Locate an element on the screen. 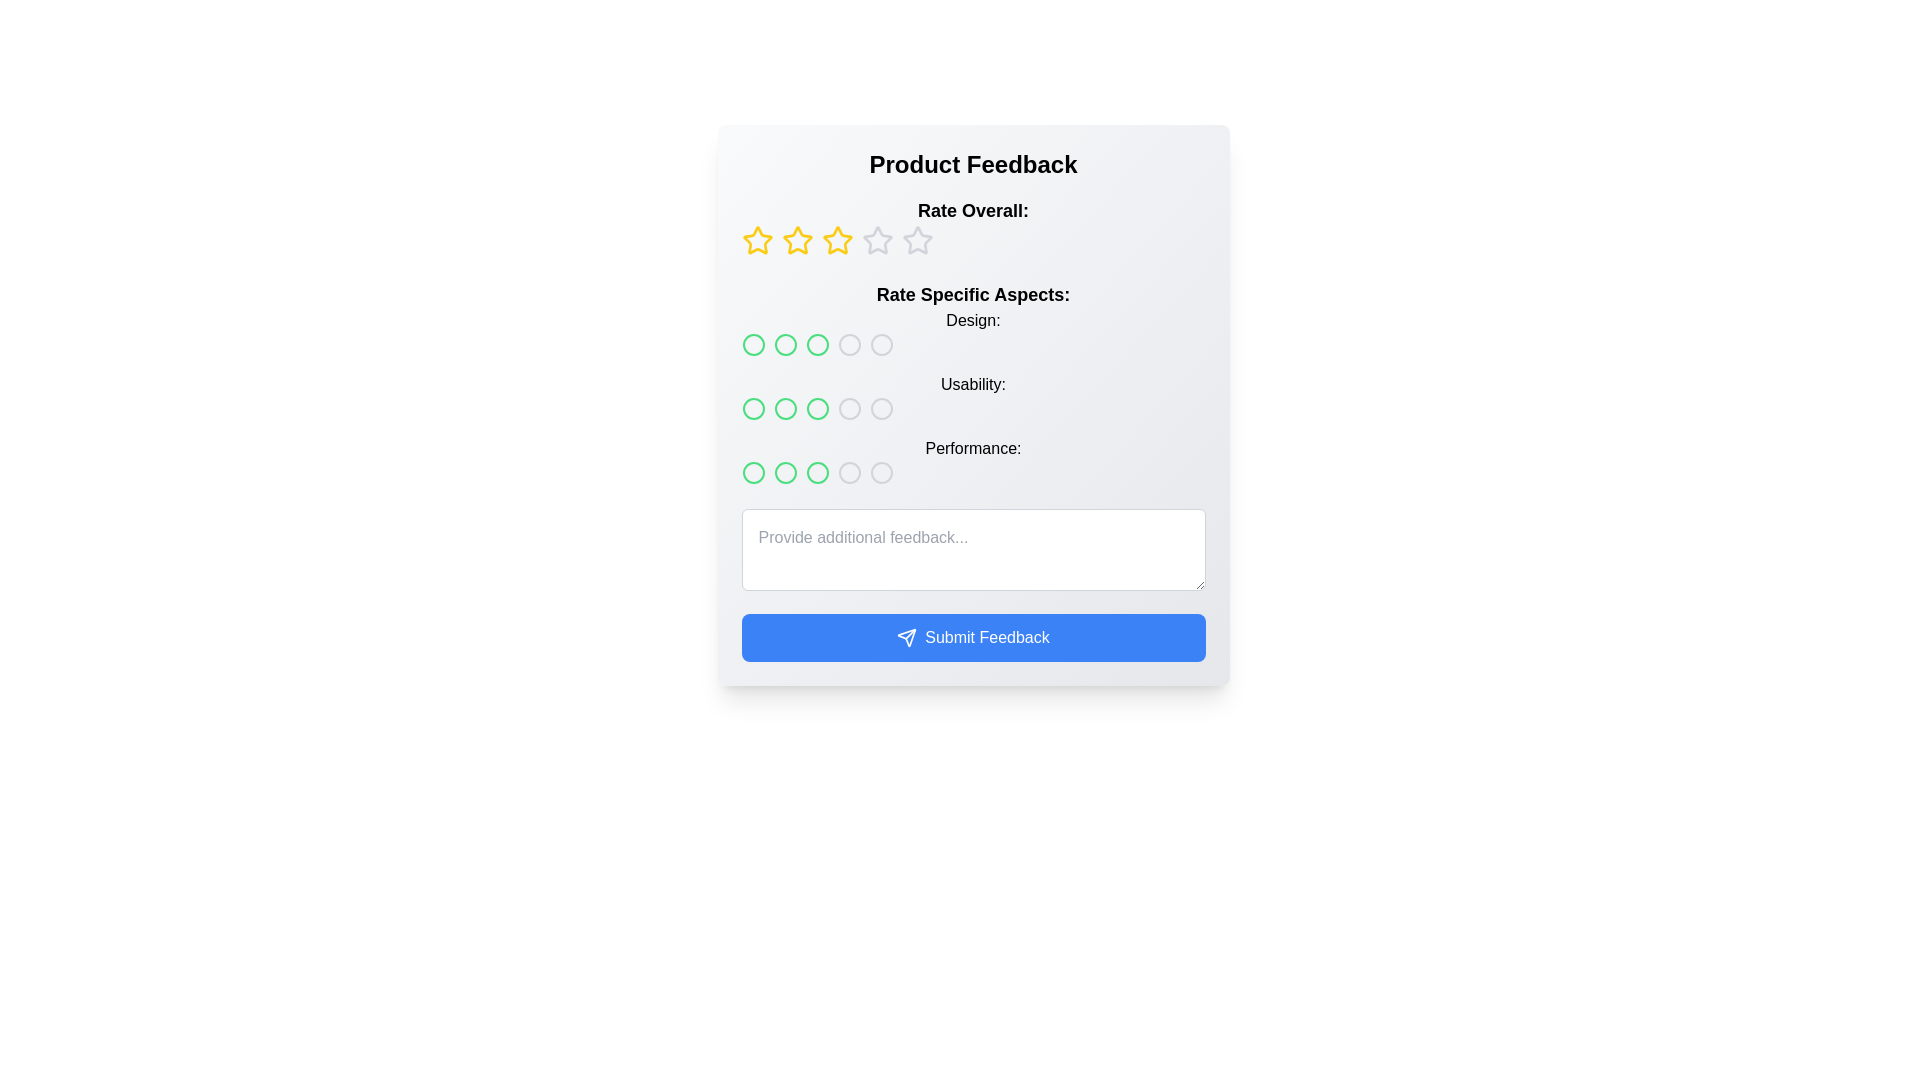 This screenshot has width=1920, height=1080. the fourth hollow star icon outlined in gray to rate it, located under the 'Rate Overall:' label is located at coordinates (877, 239).